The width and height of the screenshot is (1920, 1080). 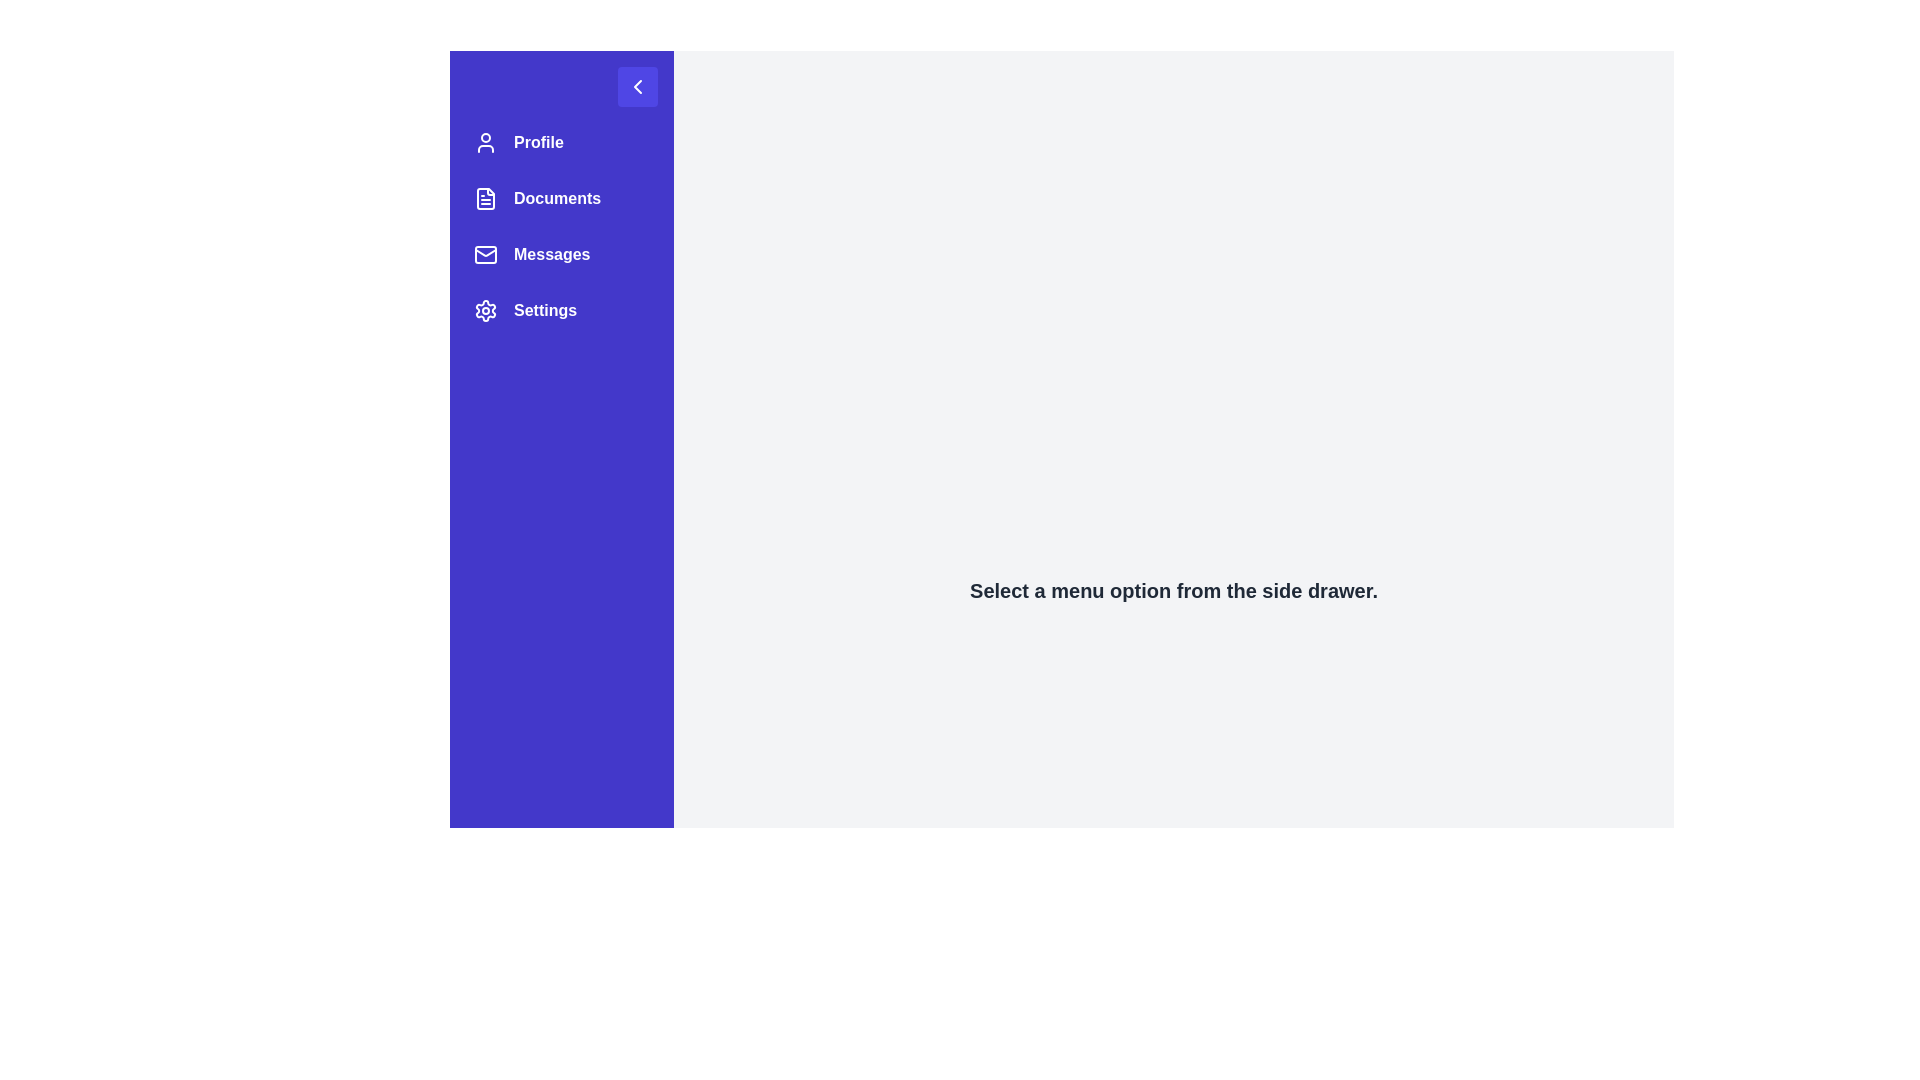 I want to click on the graphical element within the envelope-shaped icon representing the 'Messages' functionality in the sidebar menu, which is the third item from the top, so click(x=485, y=253).